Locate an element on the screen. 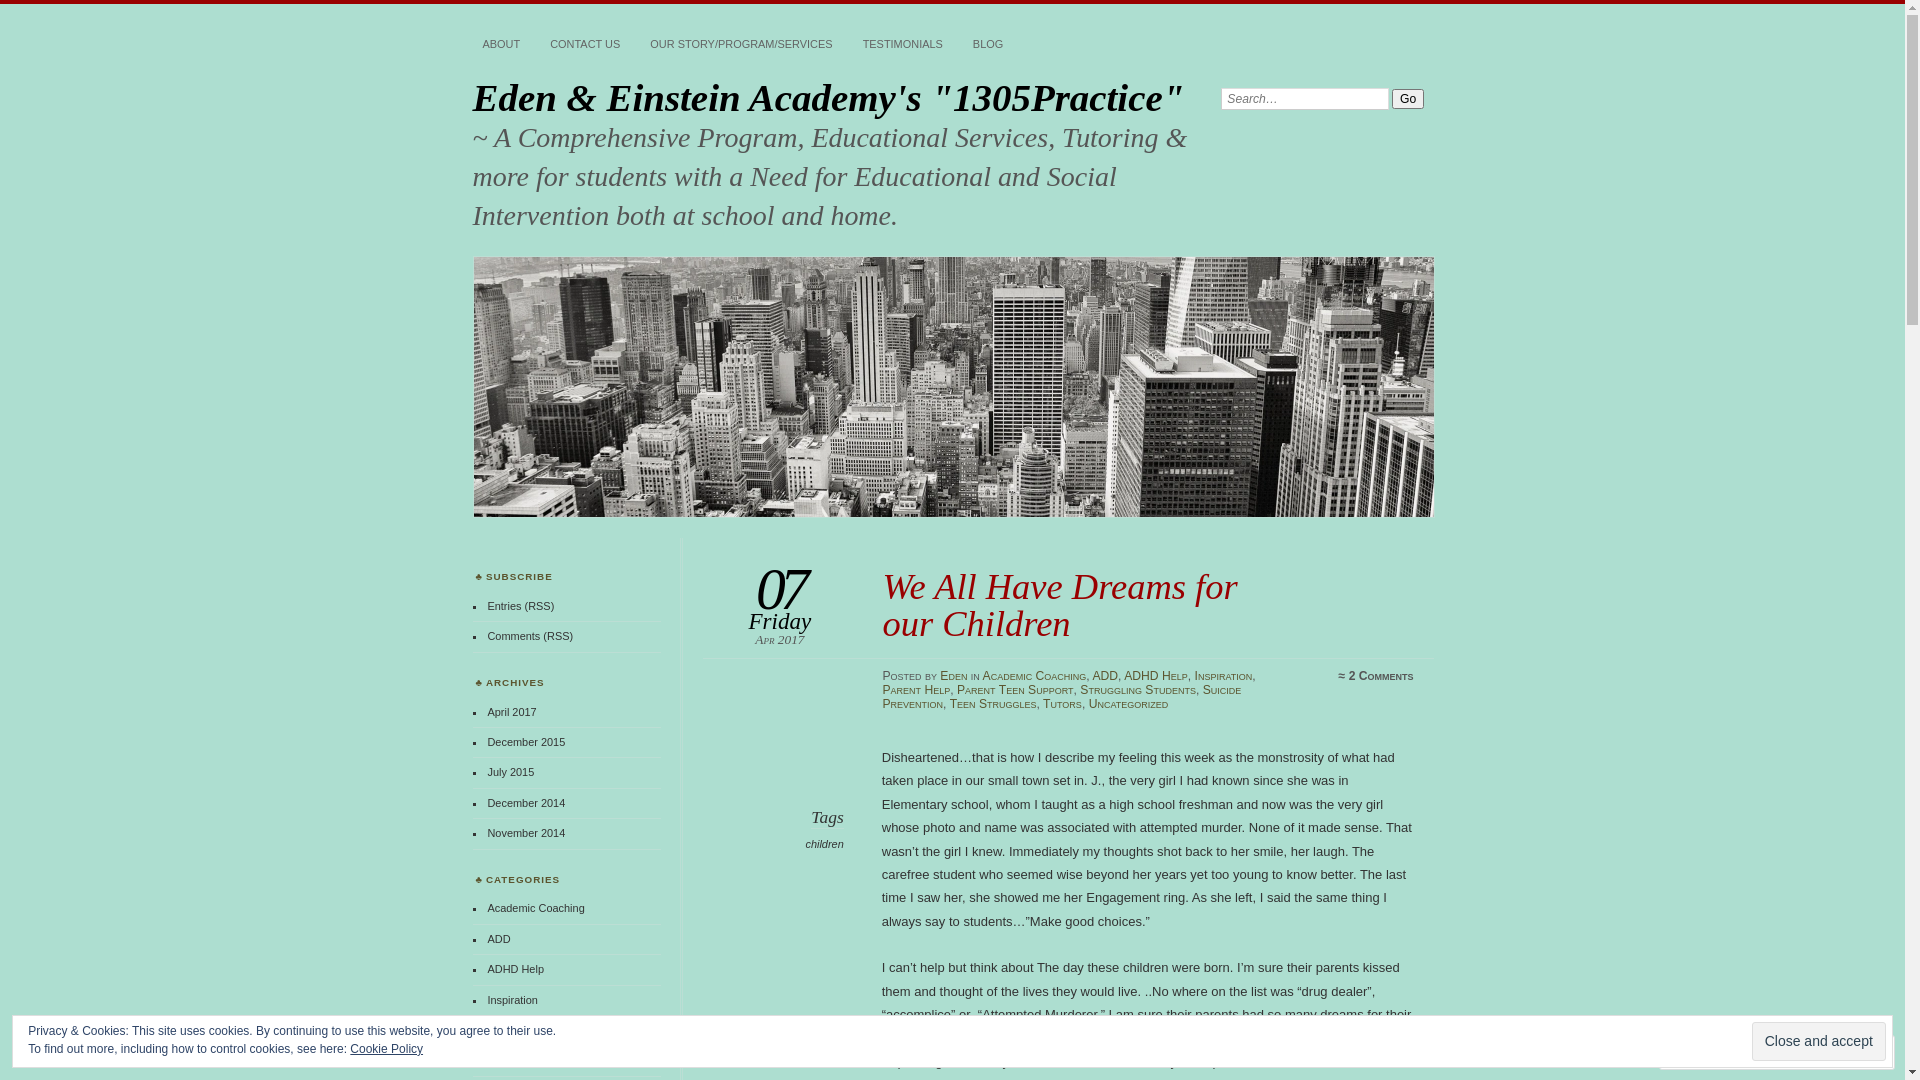 Image resolution: width=1920 pixels, height=1080 pixels. 'November 2014' is located at coordinates (526, 833).